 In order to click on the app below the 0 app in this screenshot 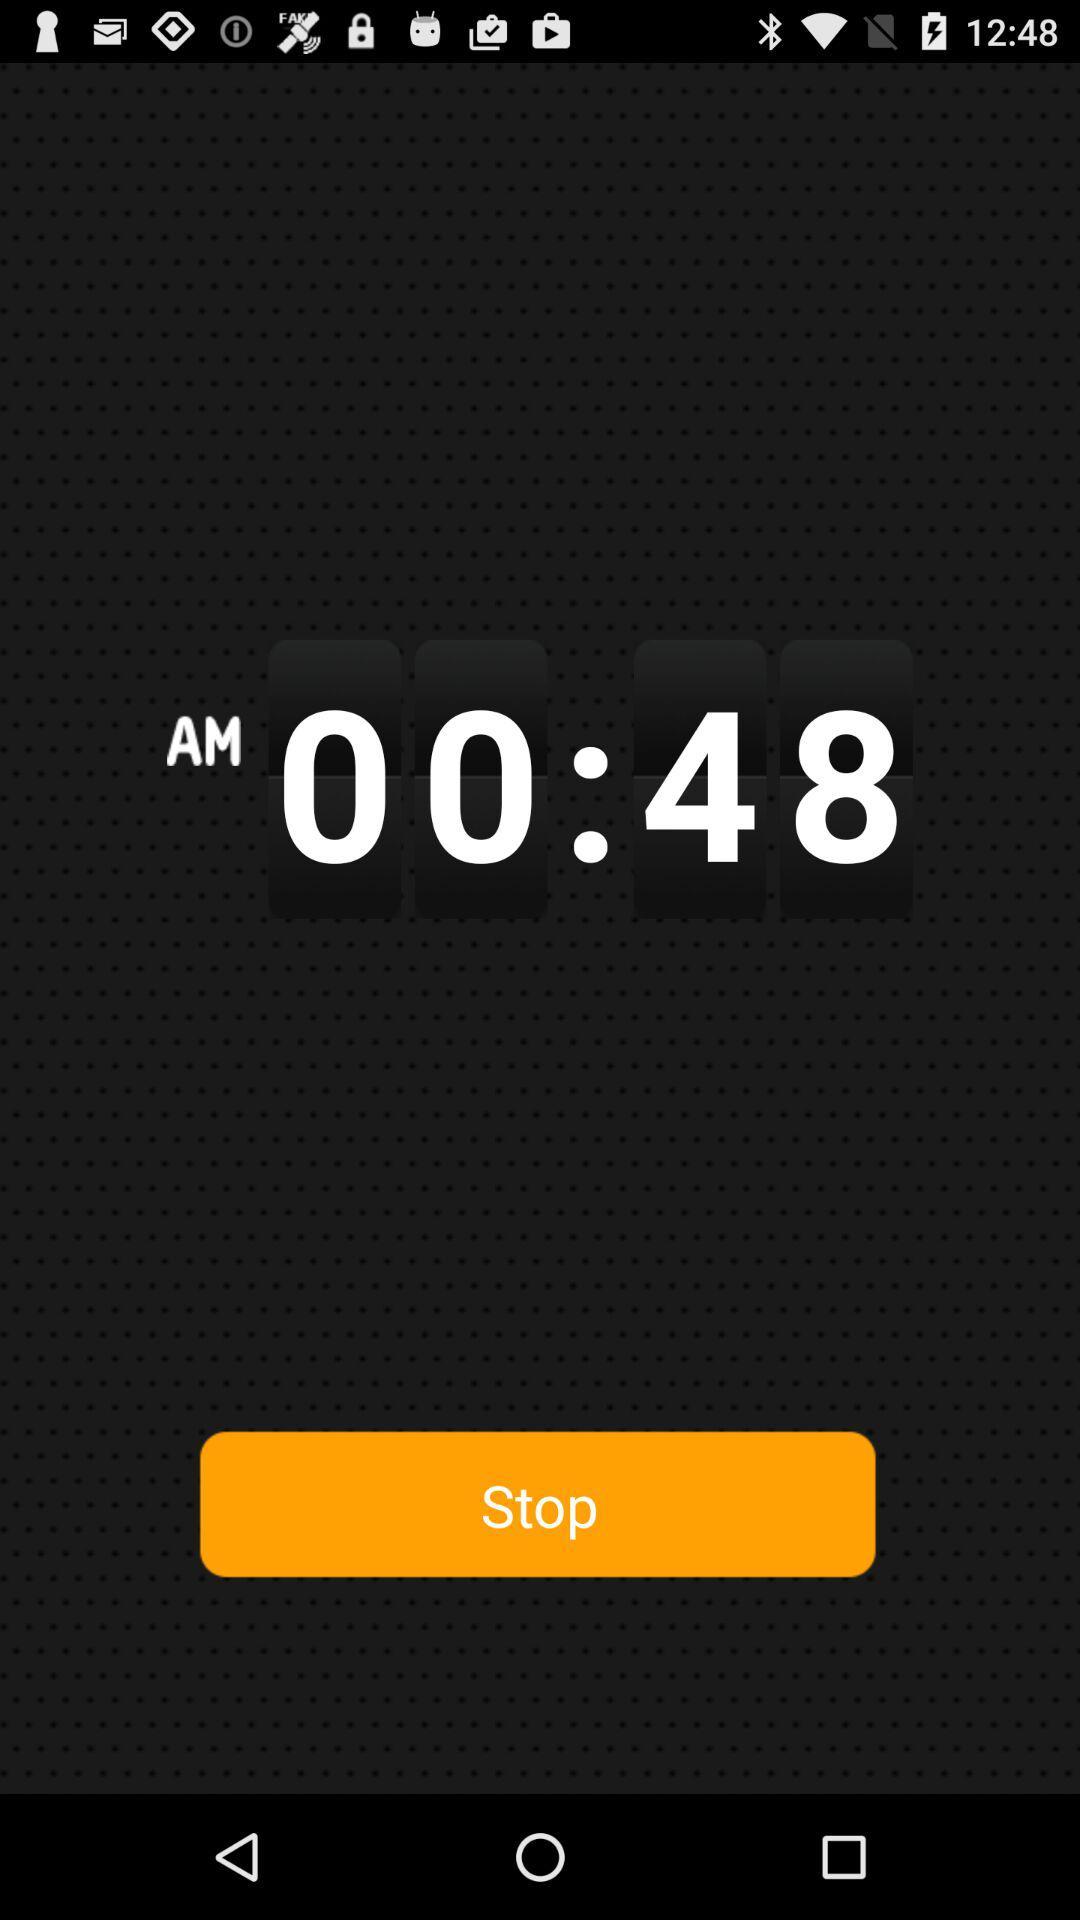, I will do `click(538, 1505)`.